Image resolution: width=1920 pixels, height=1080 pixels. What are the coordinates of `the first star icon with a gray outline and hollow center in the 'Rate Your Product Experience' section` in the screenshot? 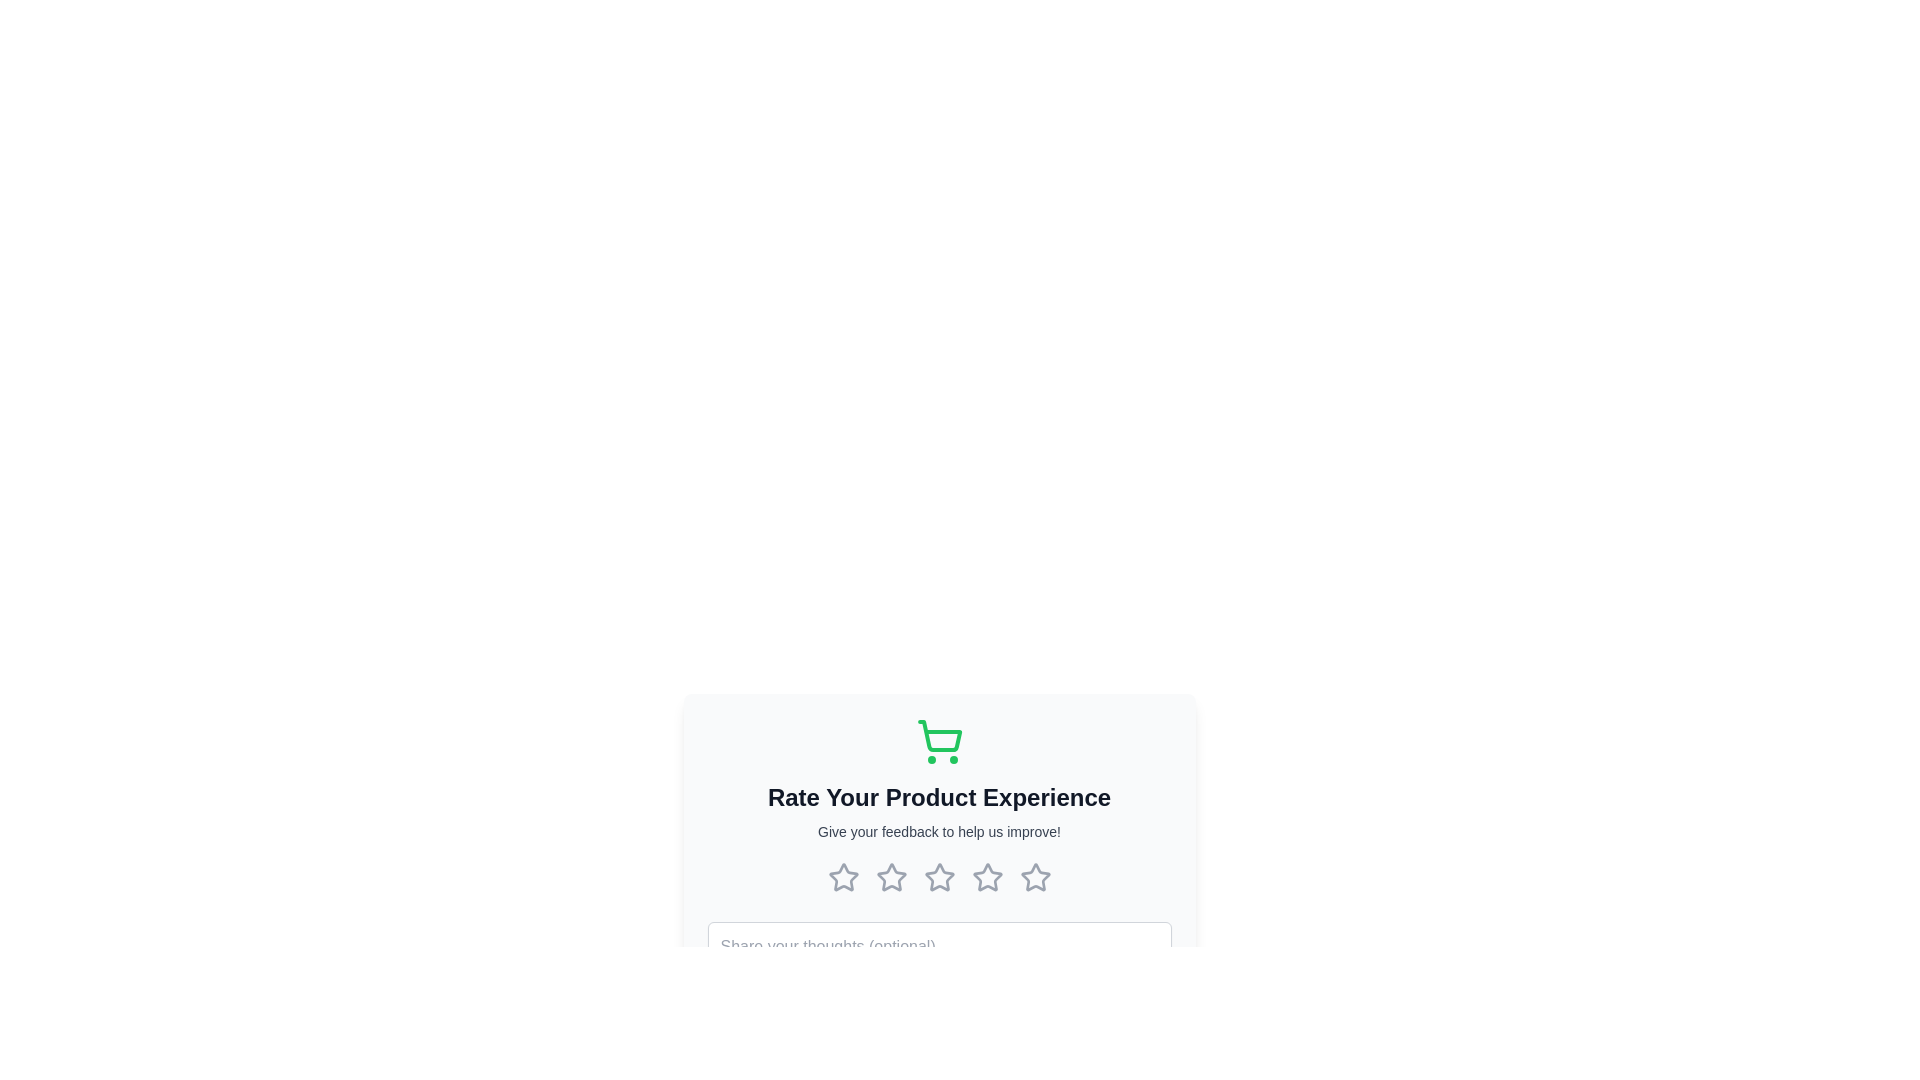 It's located at (843, 877).